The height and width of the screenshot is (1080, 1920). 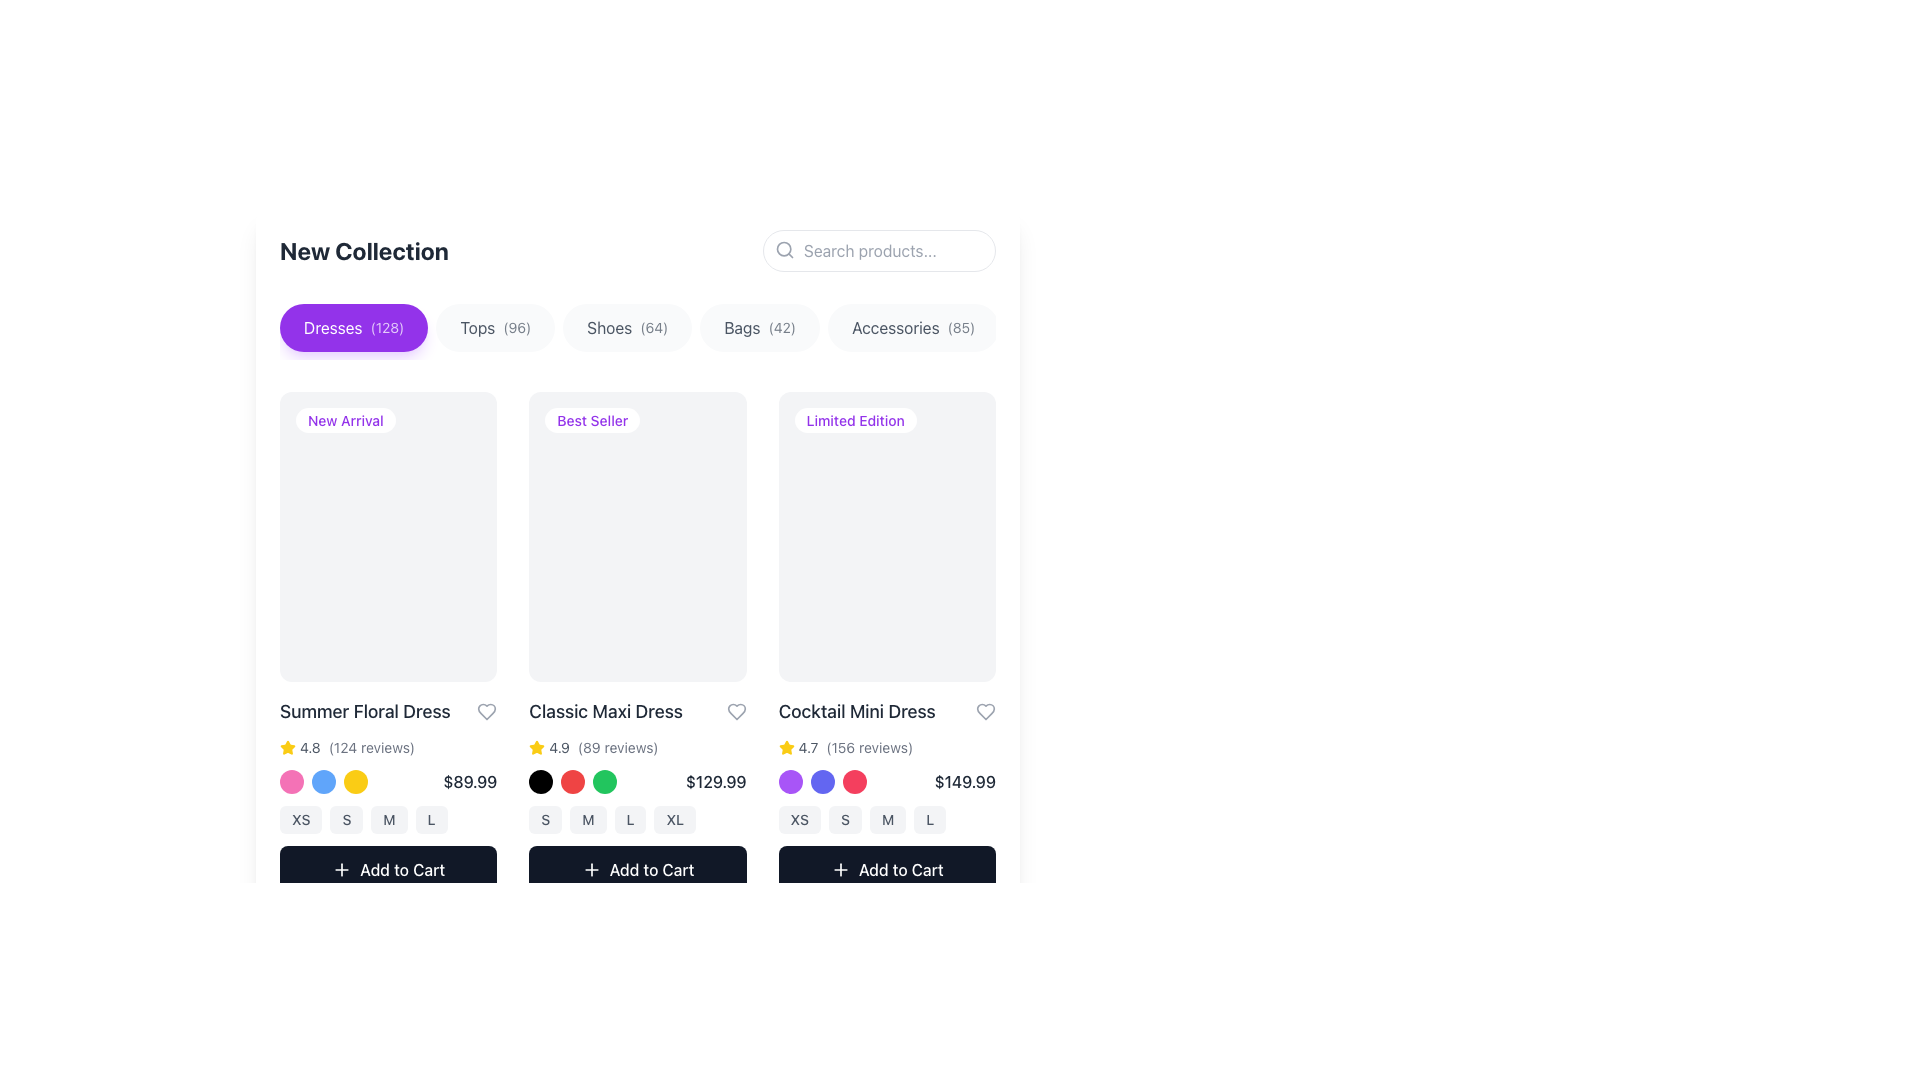 What do you see at coordinates (783, 248) in the screenshot?
I see `the SVG circle element that forms the circular portion of the magnifying glass icon in the top-right search bar area` at bounding box center [783, 248].